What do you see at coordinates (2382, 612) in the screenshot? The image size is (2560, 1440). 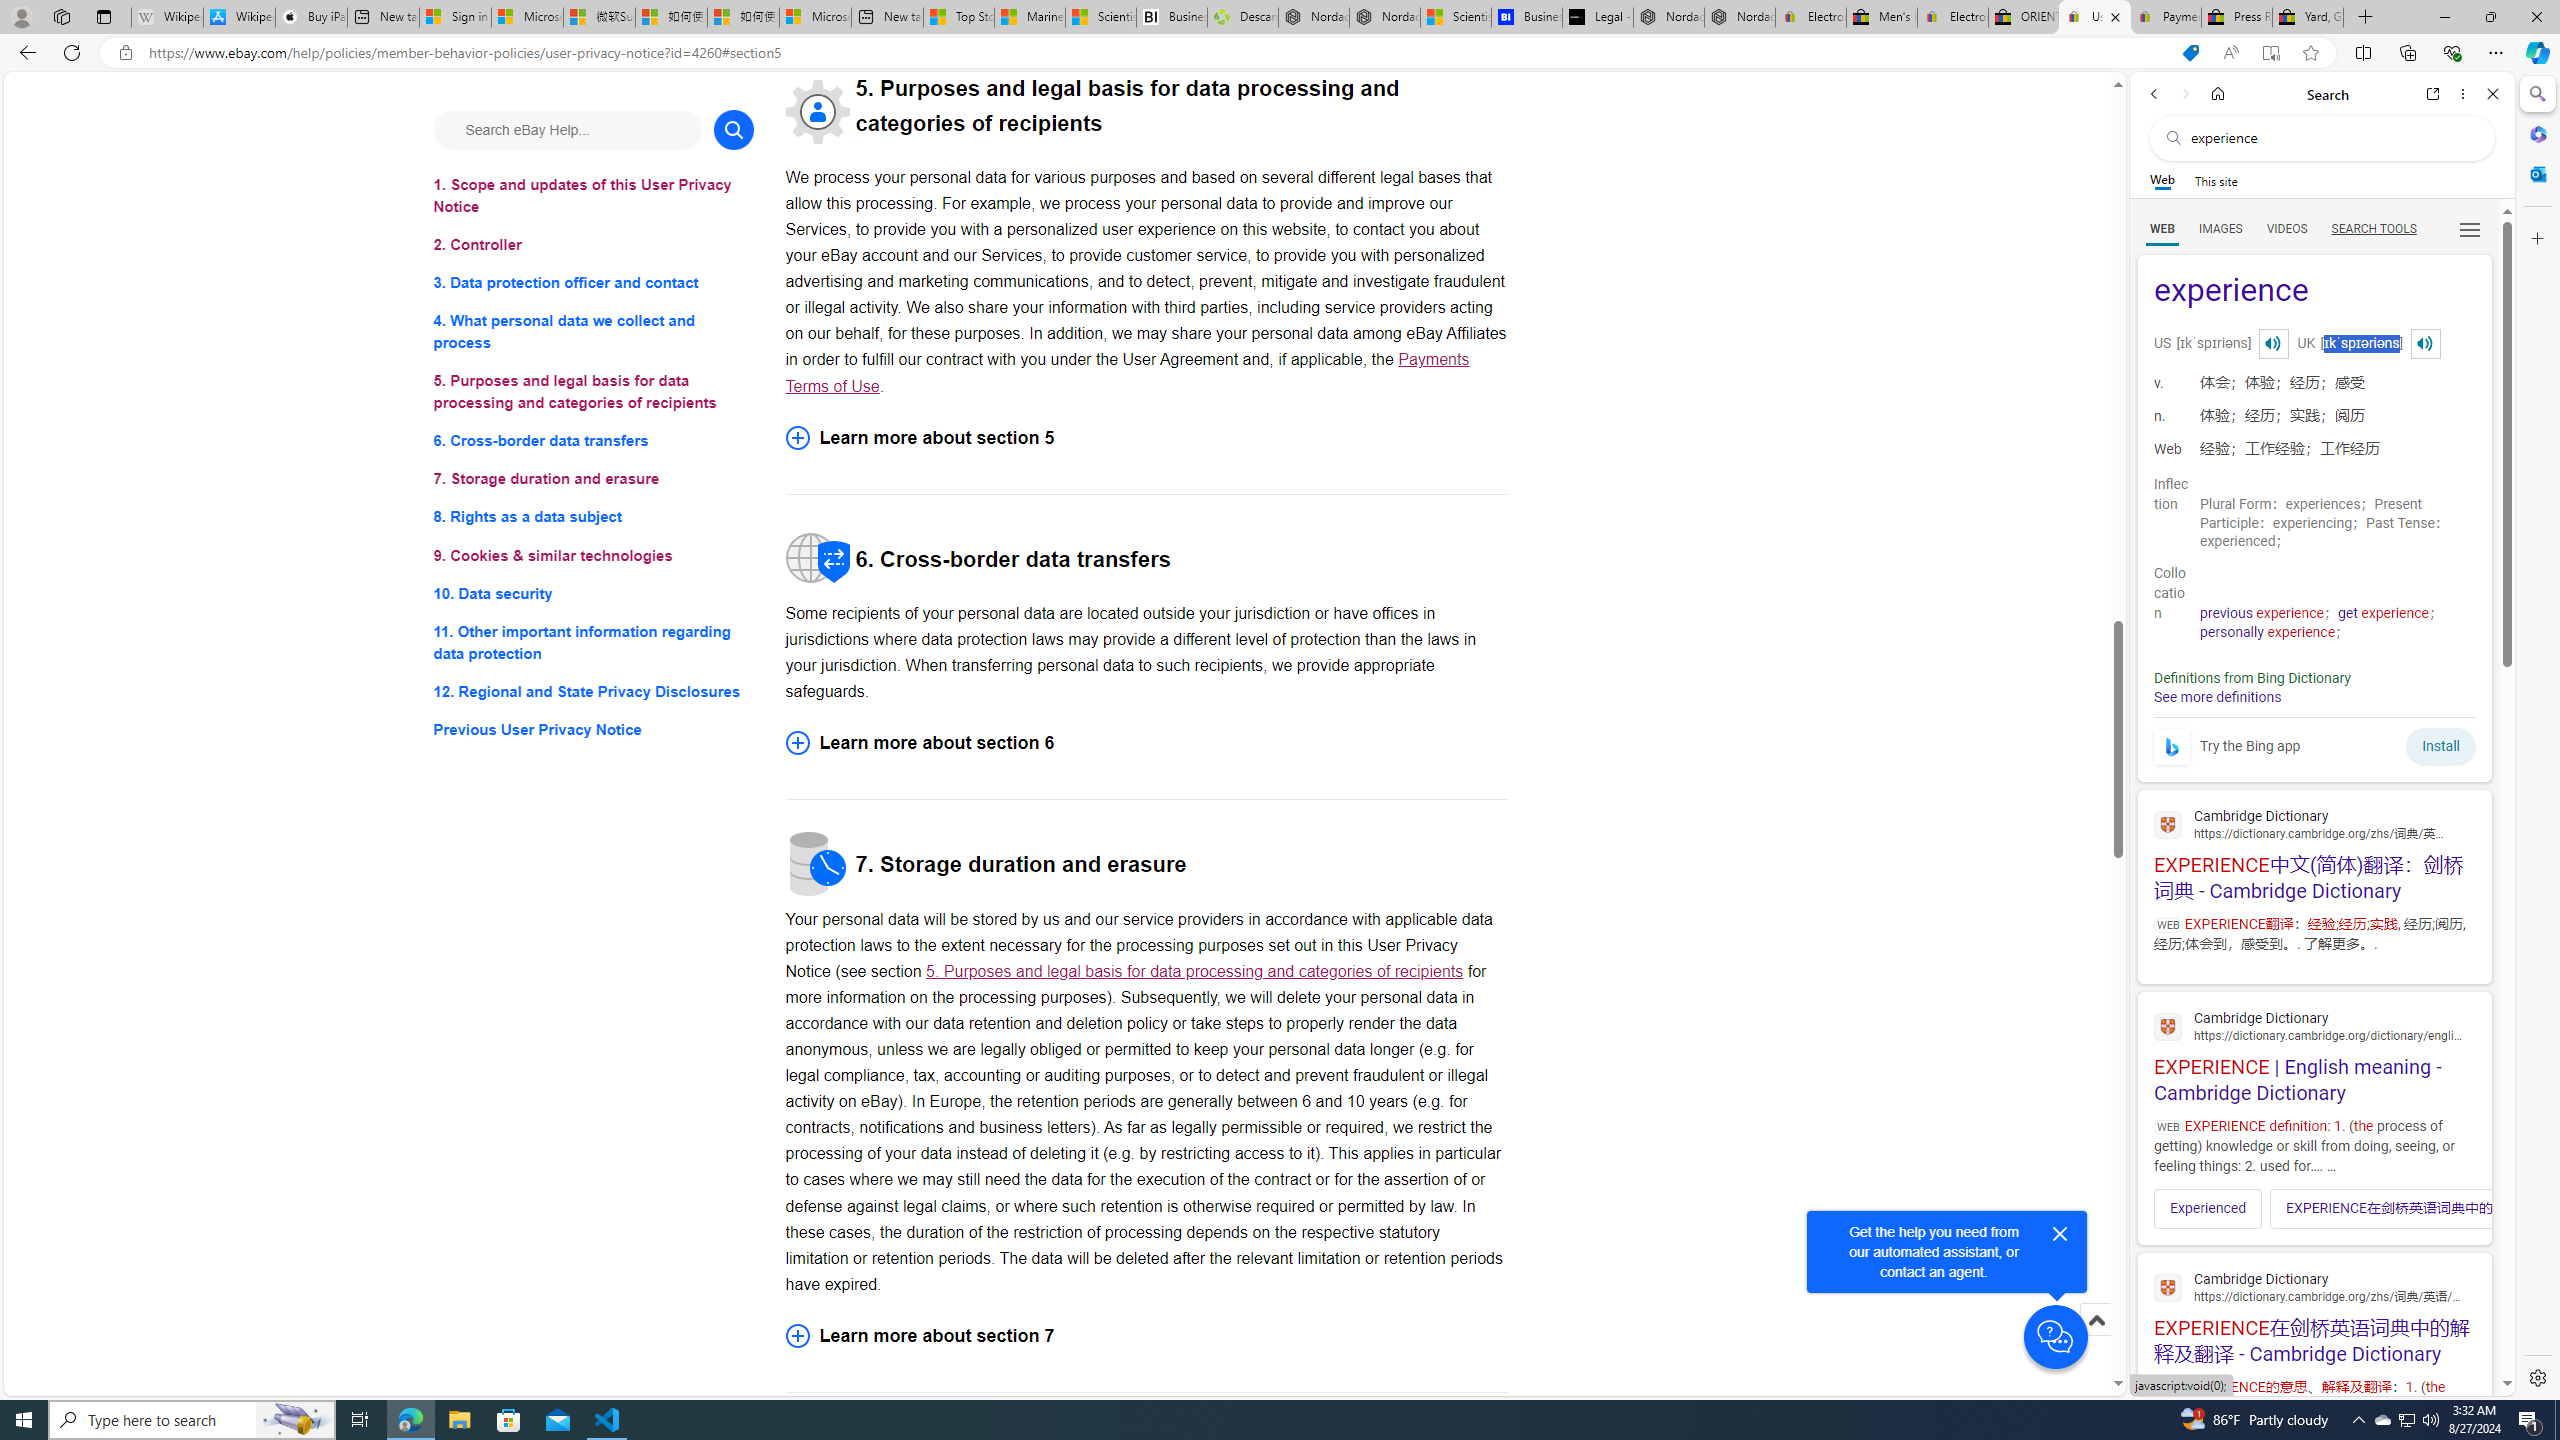 I see `'get experience'` at bounding box center [2382, 612].